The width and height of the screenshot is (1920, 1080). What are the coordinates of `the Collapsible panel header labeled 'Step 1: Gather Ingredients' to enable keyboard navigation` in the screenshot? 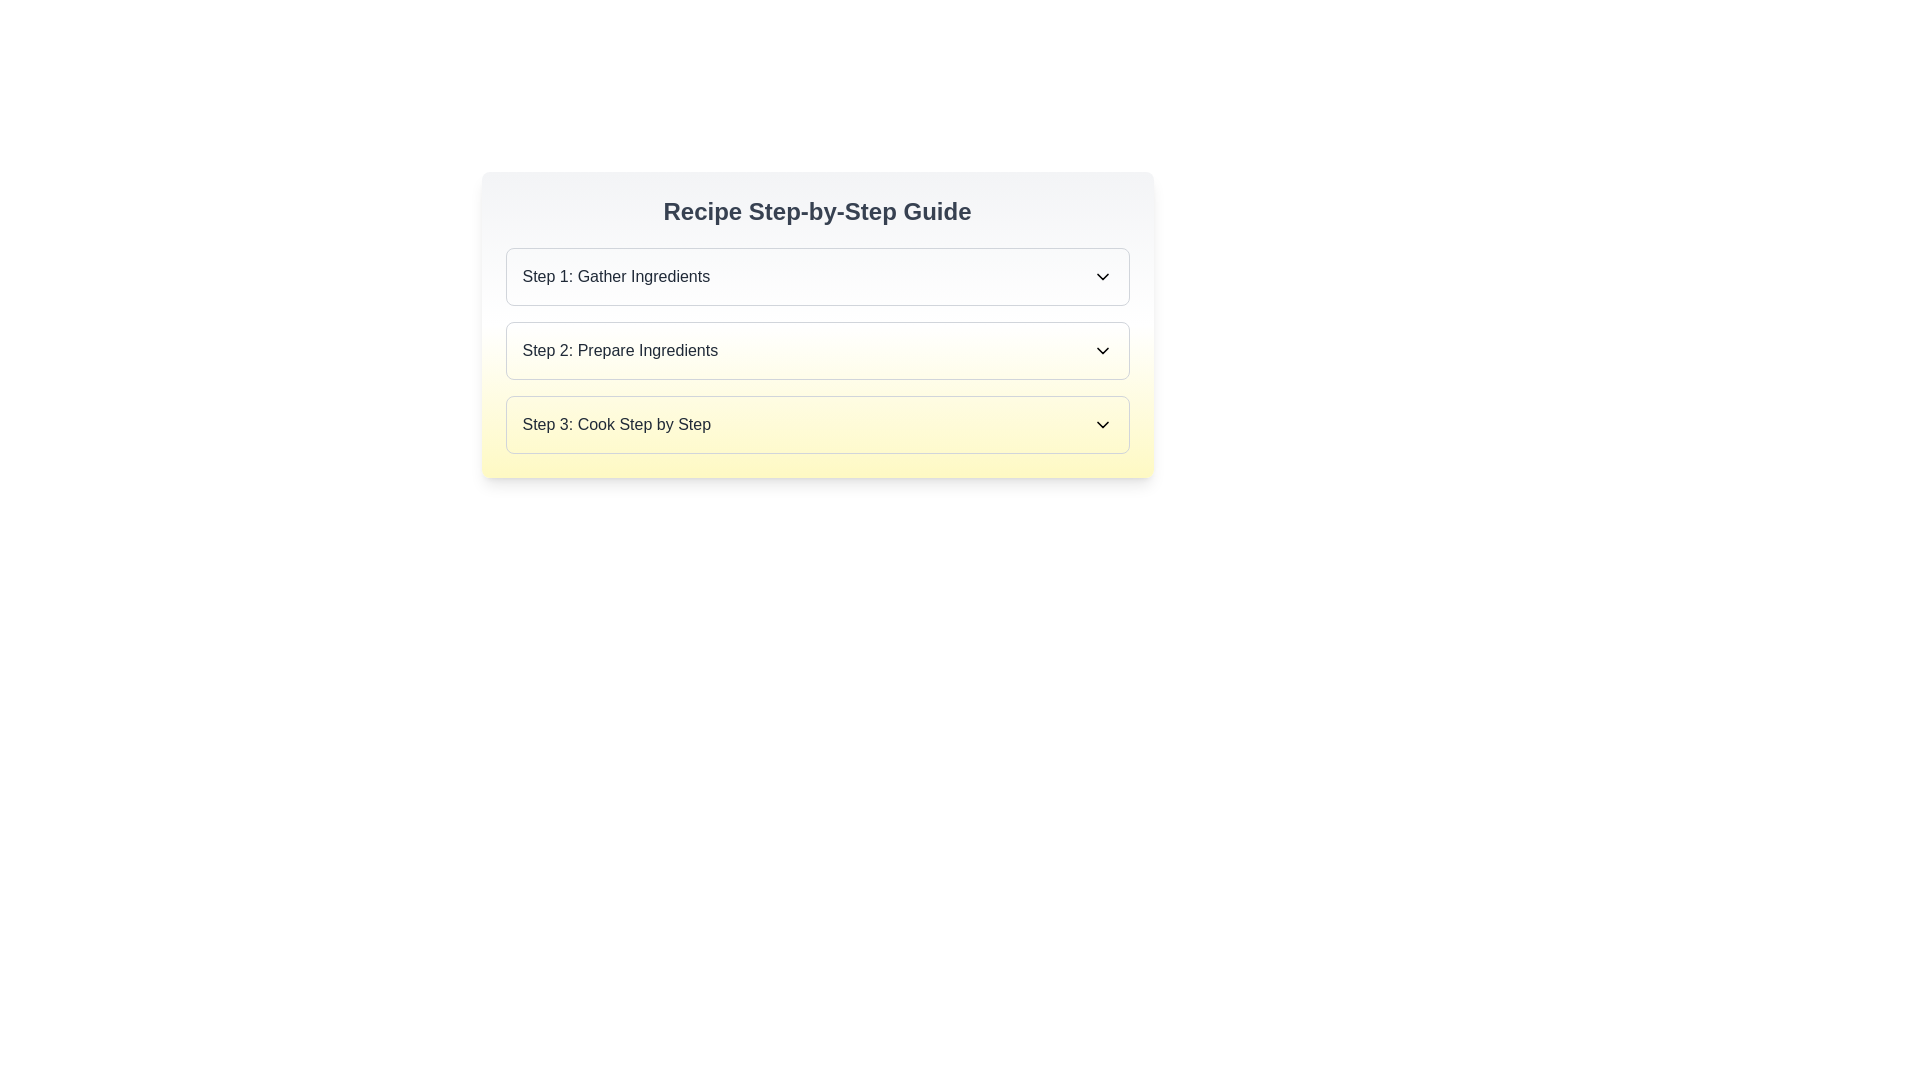 It's located at (817, 277).